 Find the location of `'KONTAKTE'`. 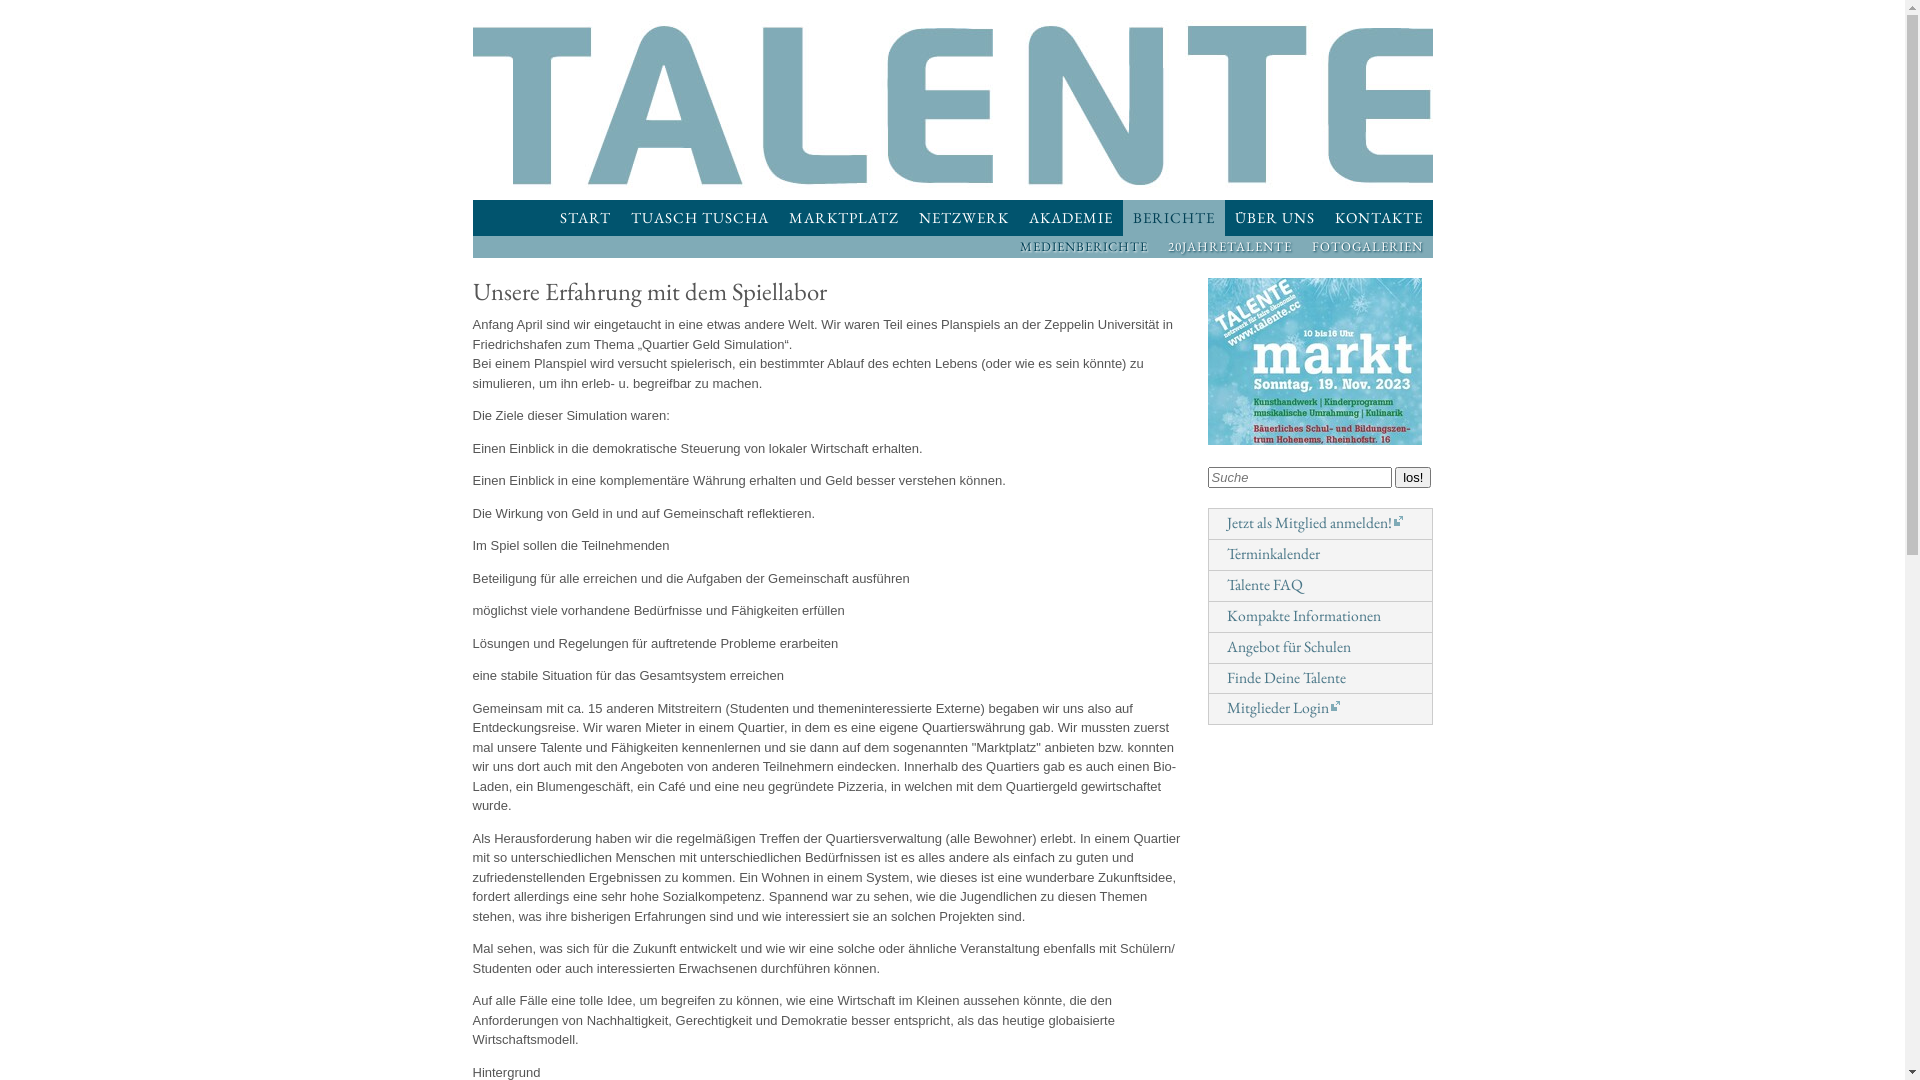

'KONTAKTE' is located at coordinates (1376, 218).